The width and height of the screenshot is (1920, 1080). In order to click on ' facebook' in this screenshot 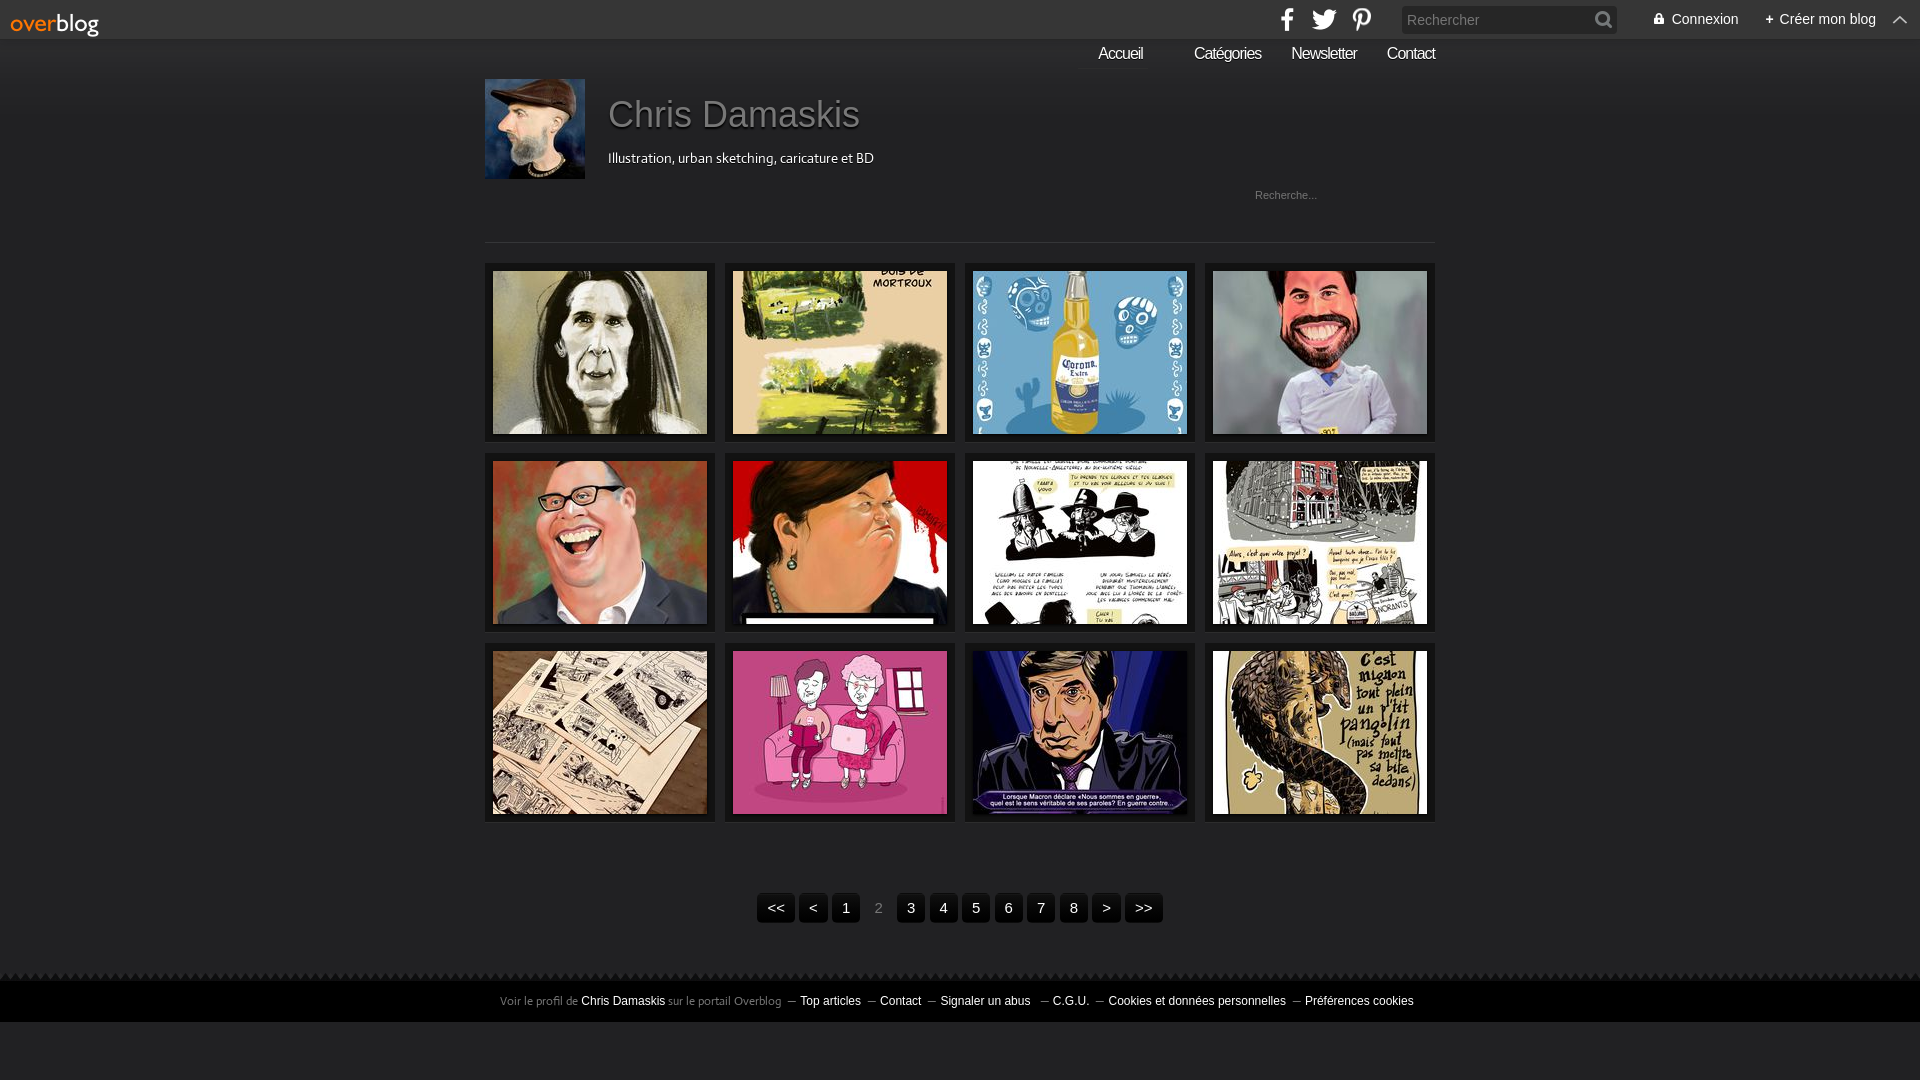, I will do `click(1274, 19)`.